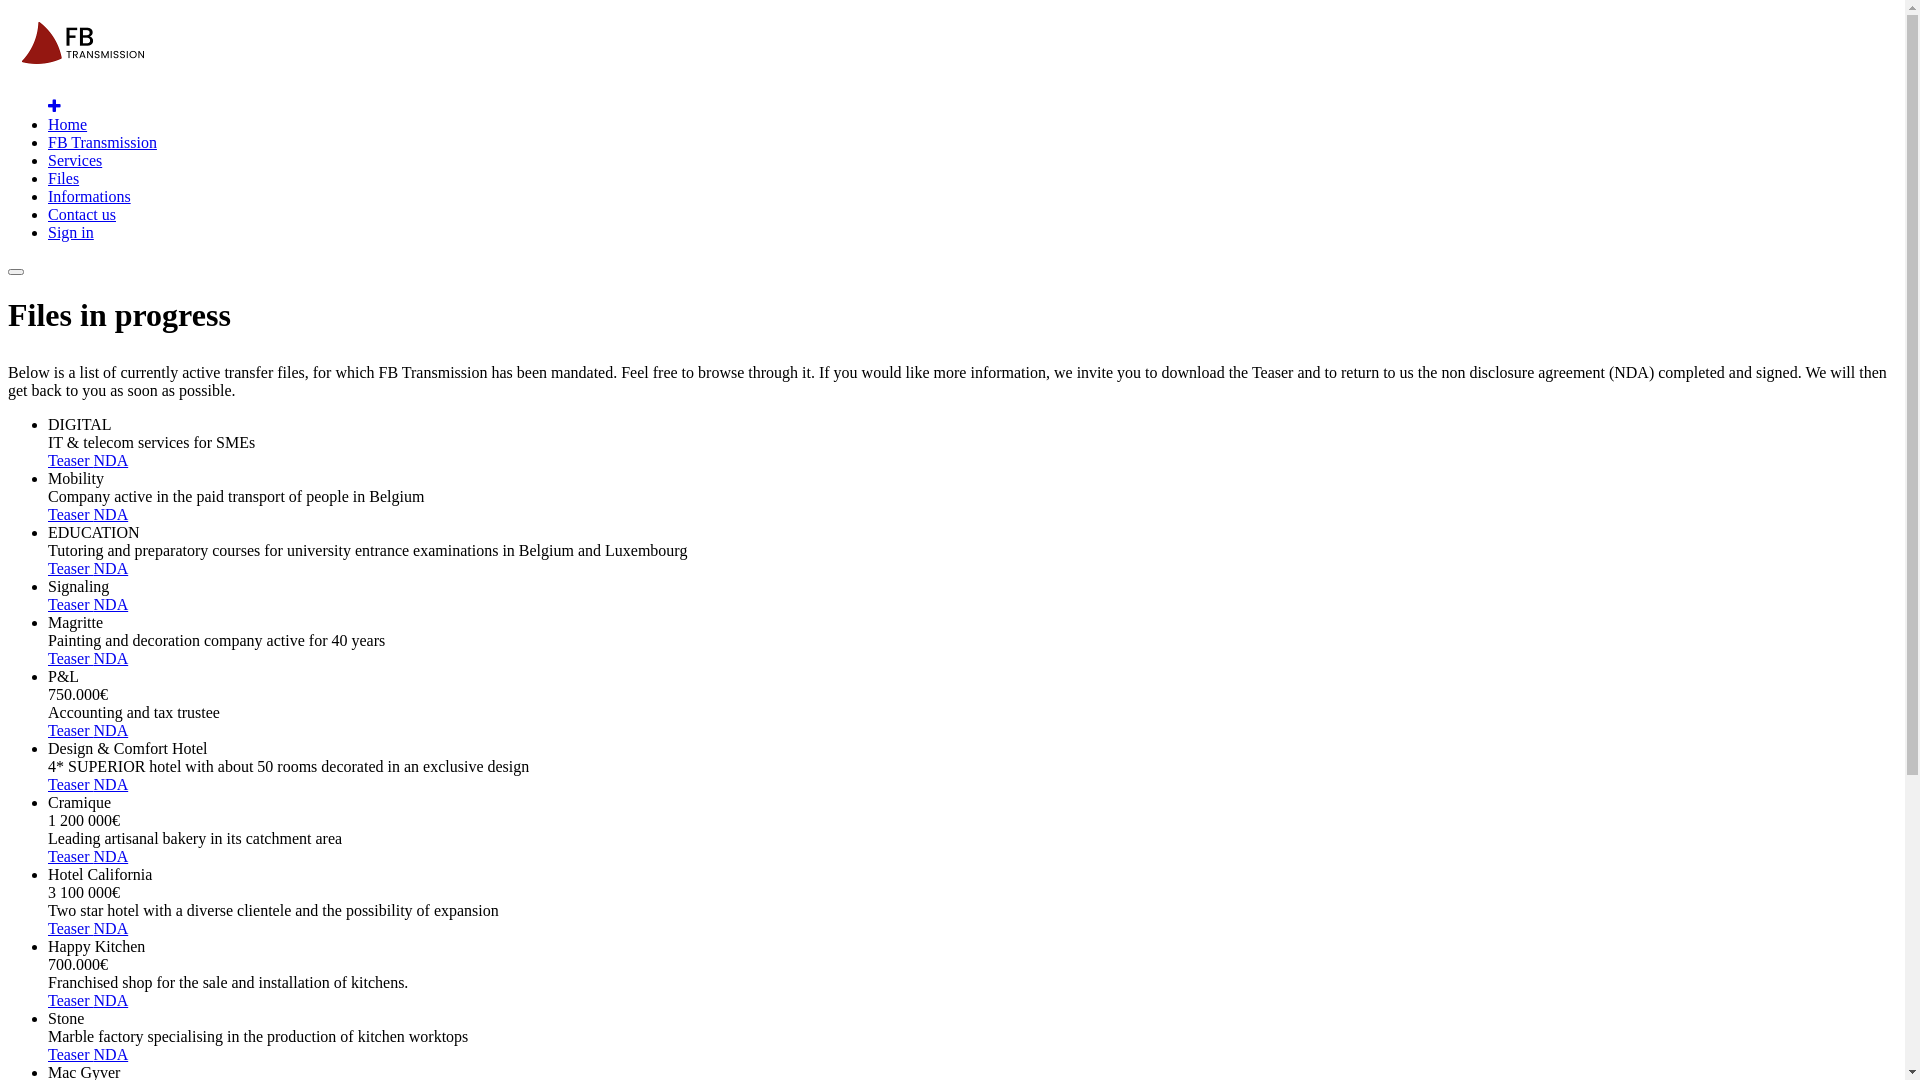  What do you see at coordinates (71, 928) in the screenshot?
I see `'Teaser'` at bounding box center [71, 928].